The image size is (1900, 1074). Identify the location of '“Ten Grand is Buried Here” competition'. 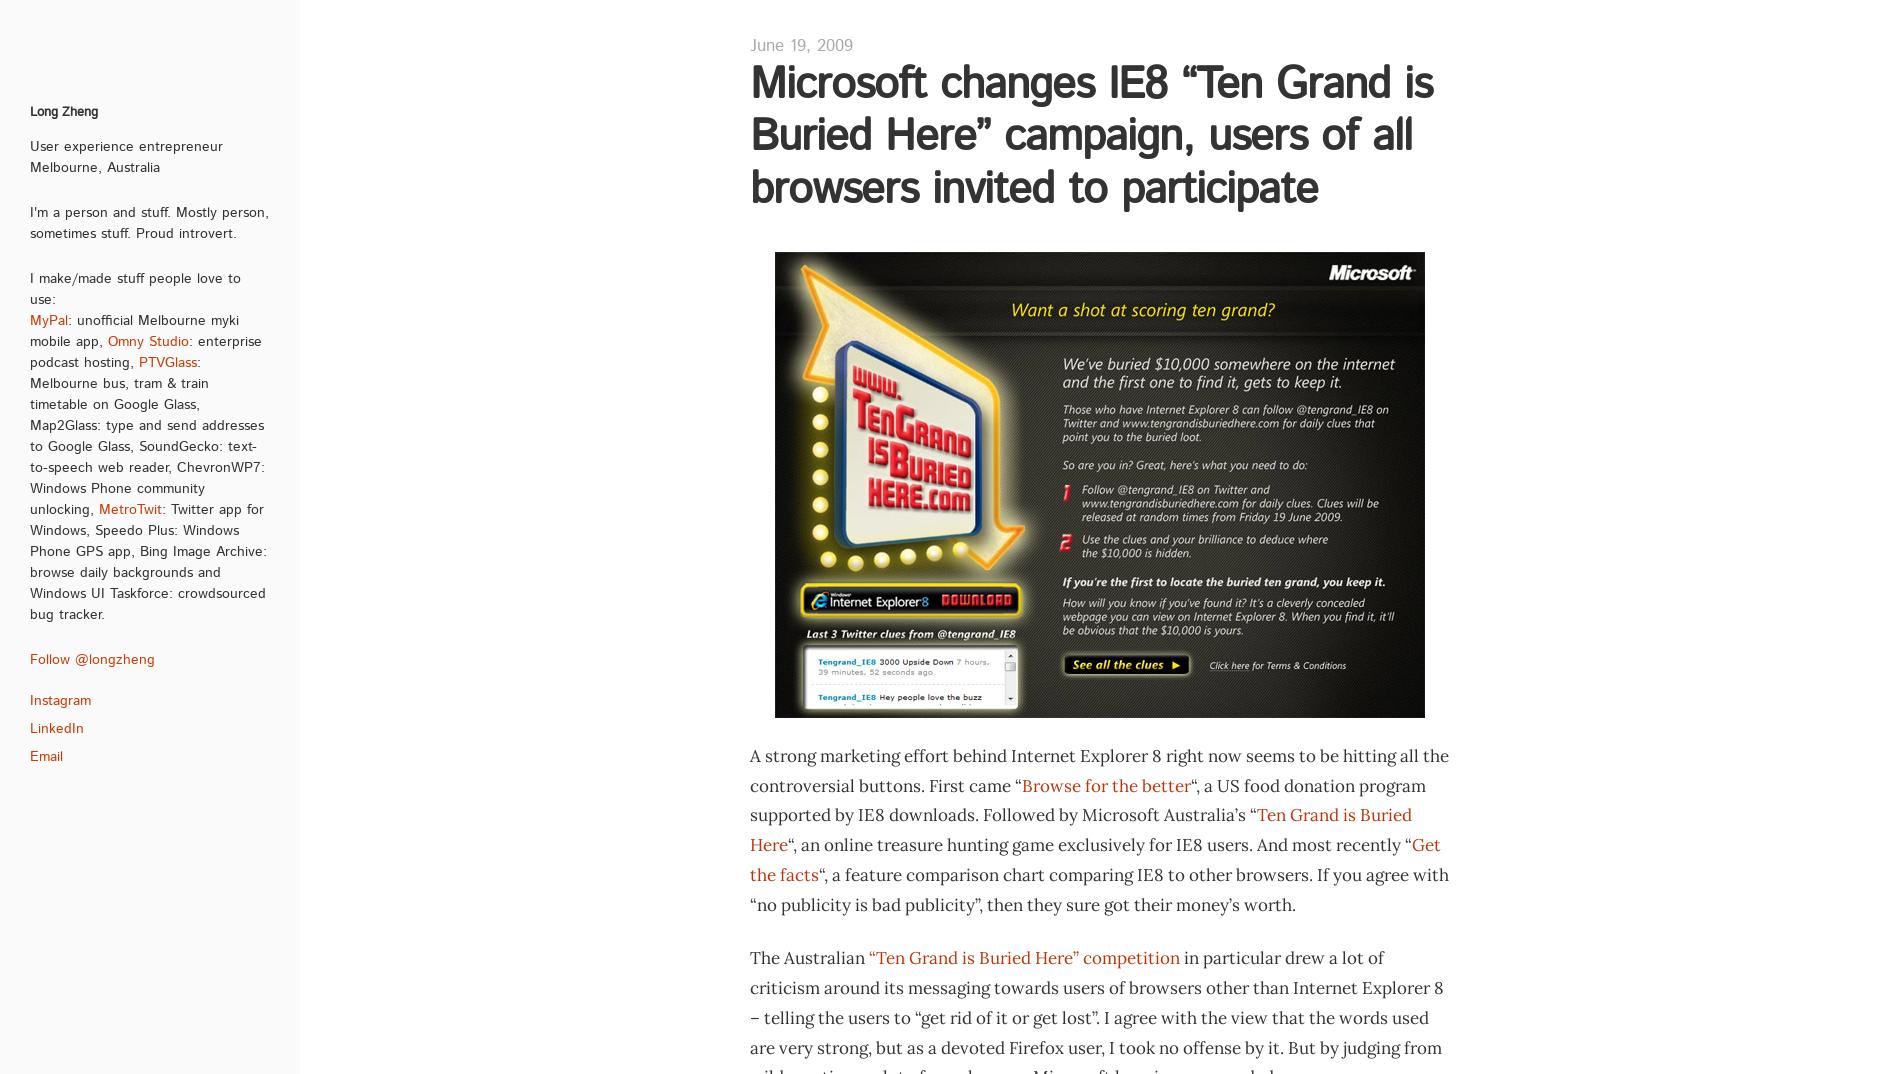
(1024, 958).